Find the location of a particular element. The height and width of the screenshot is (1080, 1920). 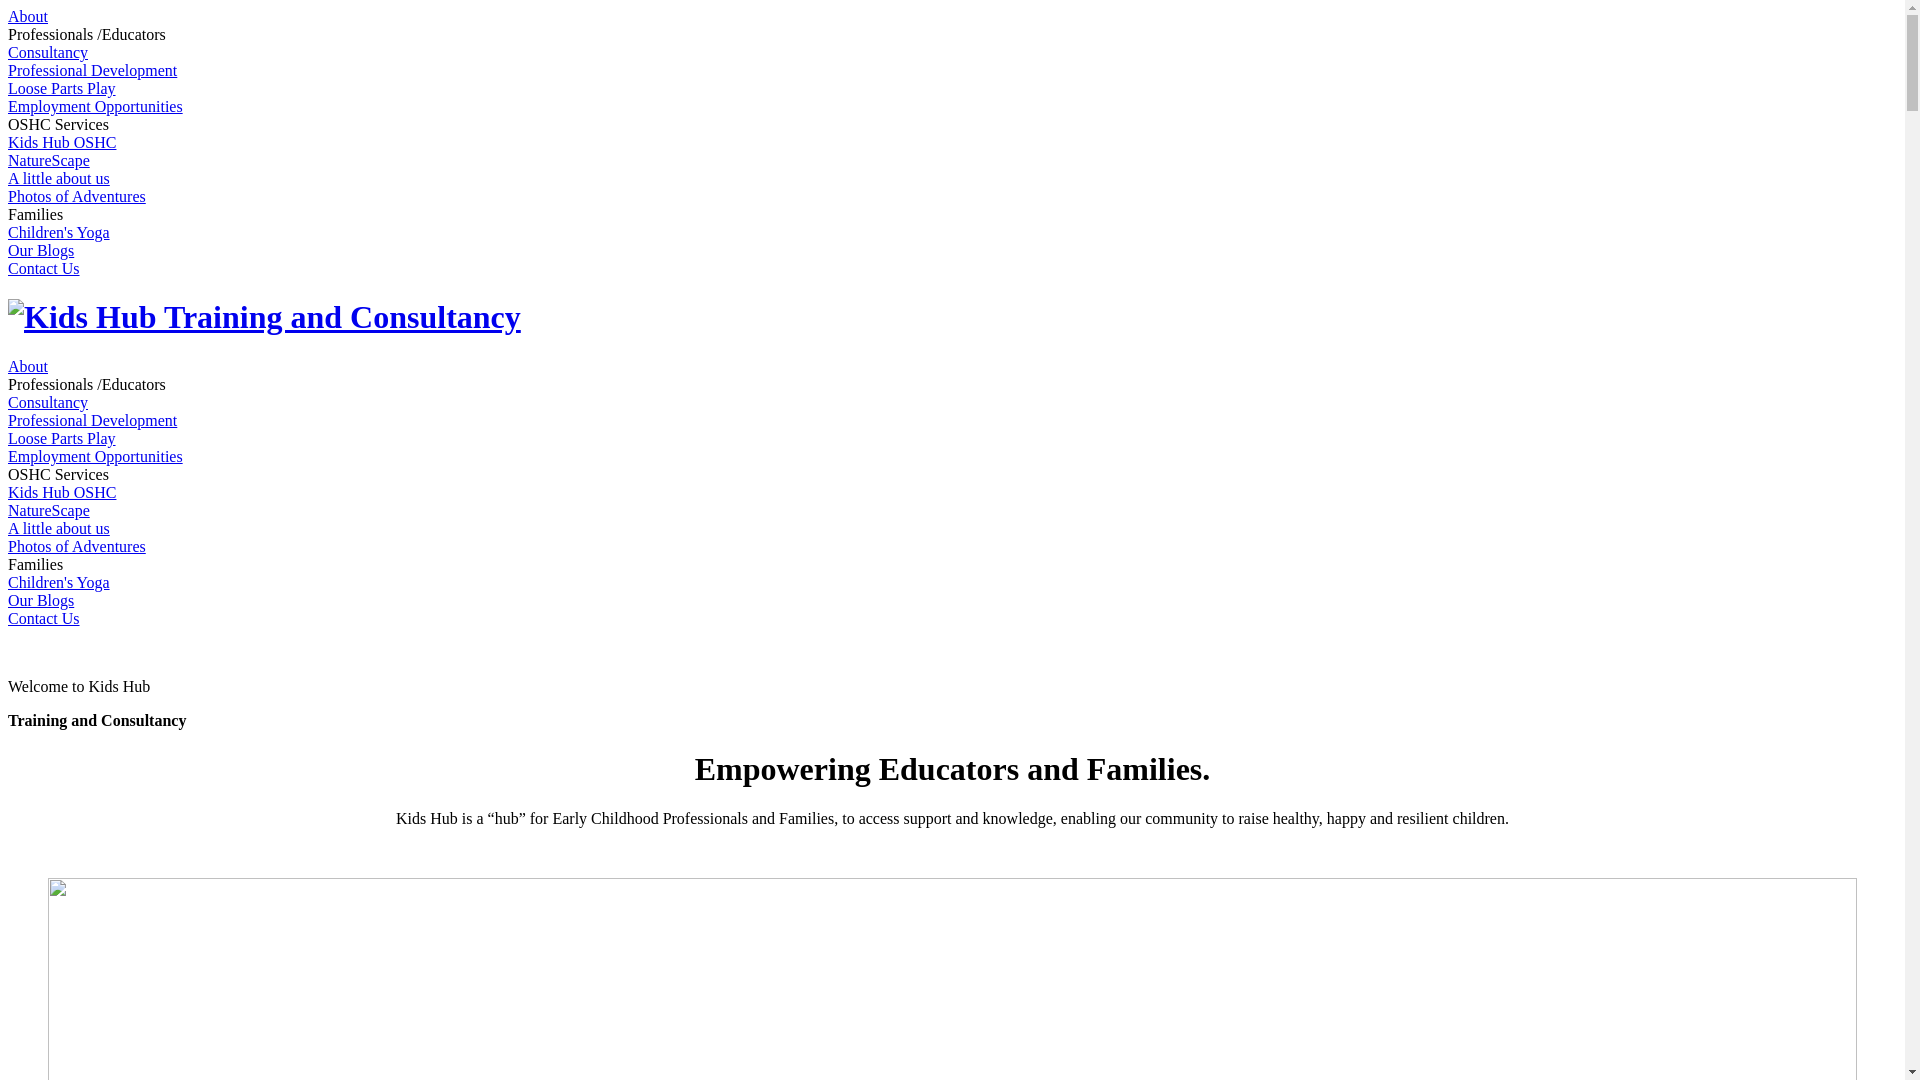

'Loose Parts Play' is located at coordinates (62, 437).